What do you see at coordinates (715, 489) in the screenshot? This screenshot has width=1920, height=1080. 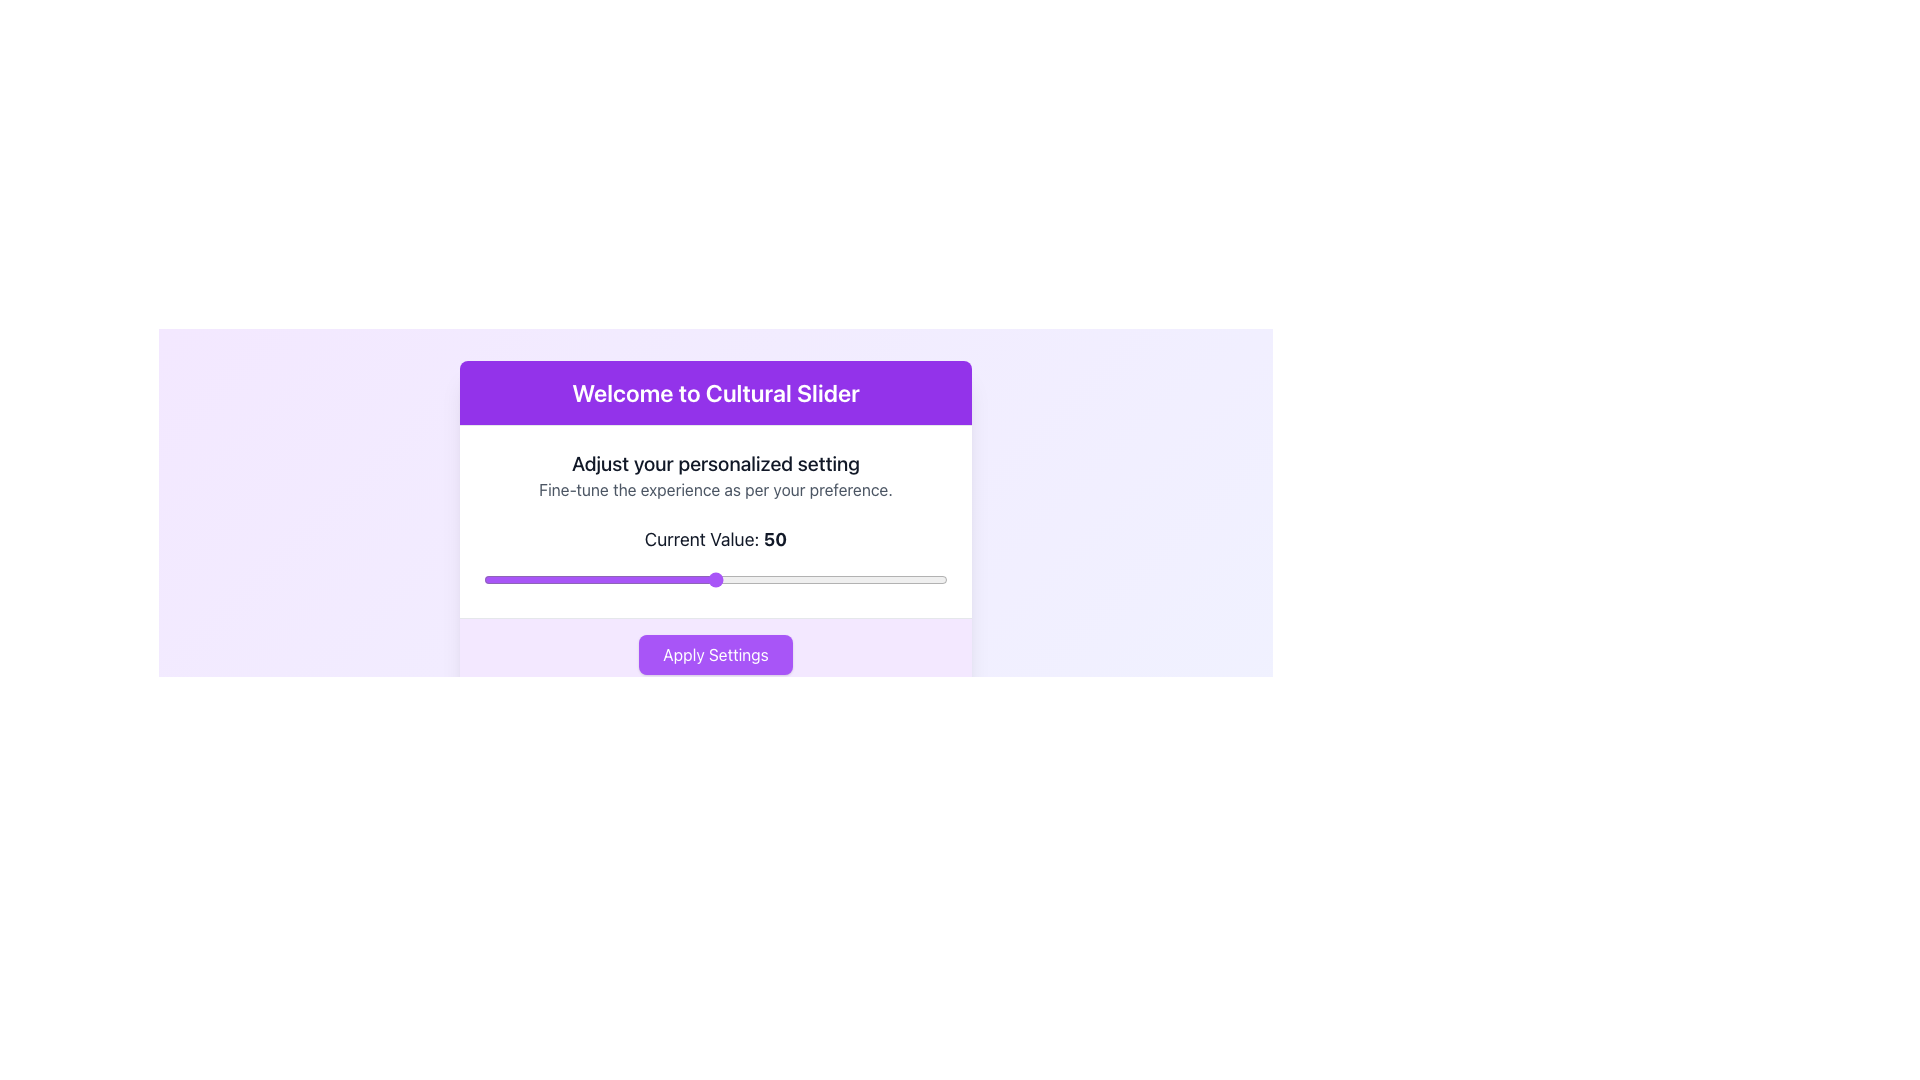 I see `the text block displaying 'Fine-tune the experience as per your preference.' which is located below 'Adjust your personalized setting'` at bounding box center [715, 489].